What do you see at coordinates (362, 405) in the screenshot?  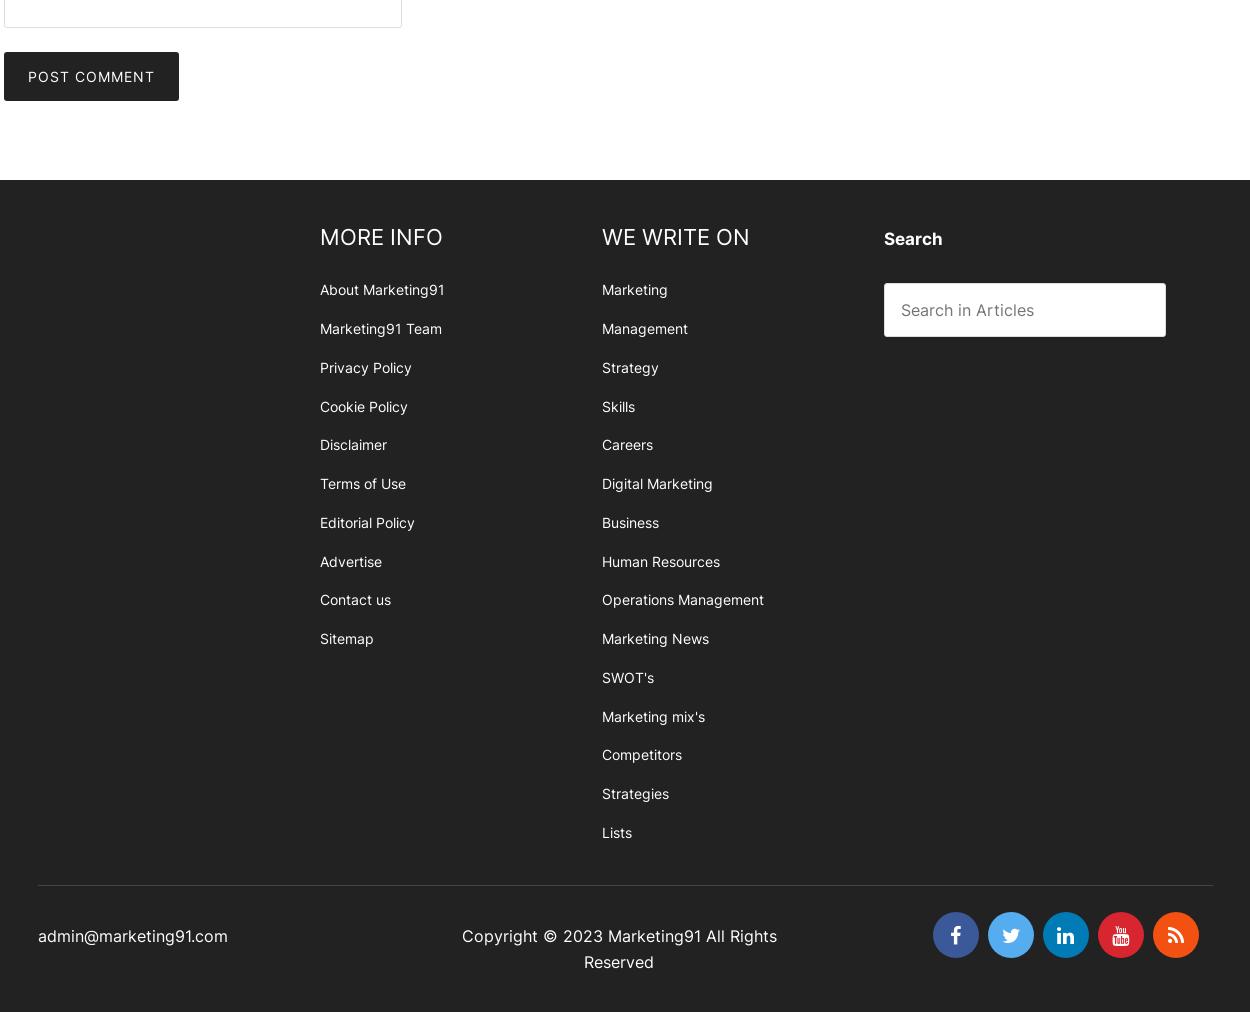 I see `'Cookie Policy'` at bounding box center [362, 405].